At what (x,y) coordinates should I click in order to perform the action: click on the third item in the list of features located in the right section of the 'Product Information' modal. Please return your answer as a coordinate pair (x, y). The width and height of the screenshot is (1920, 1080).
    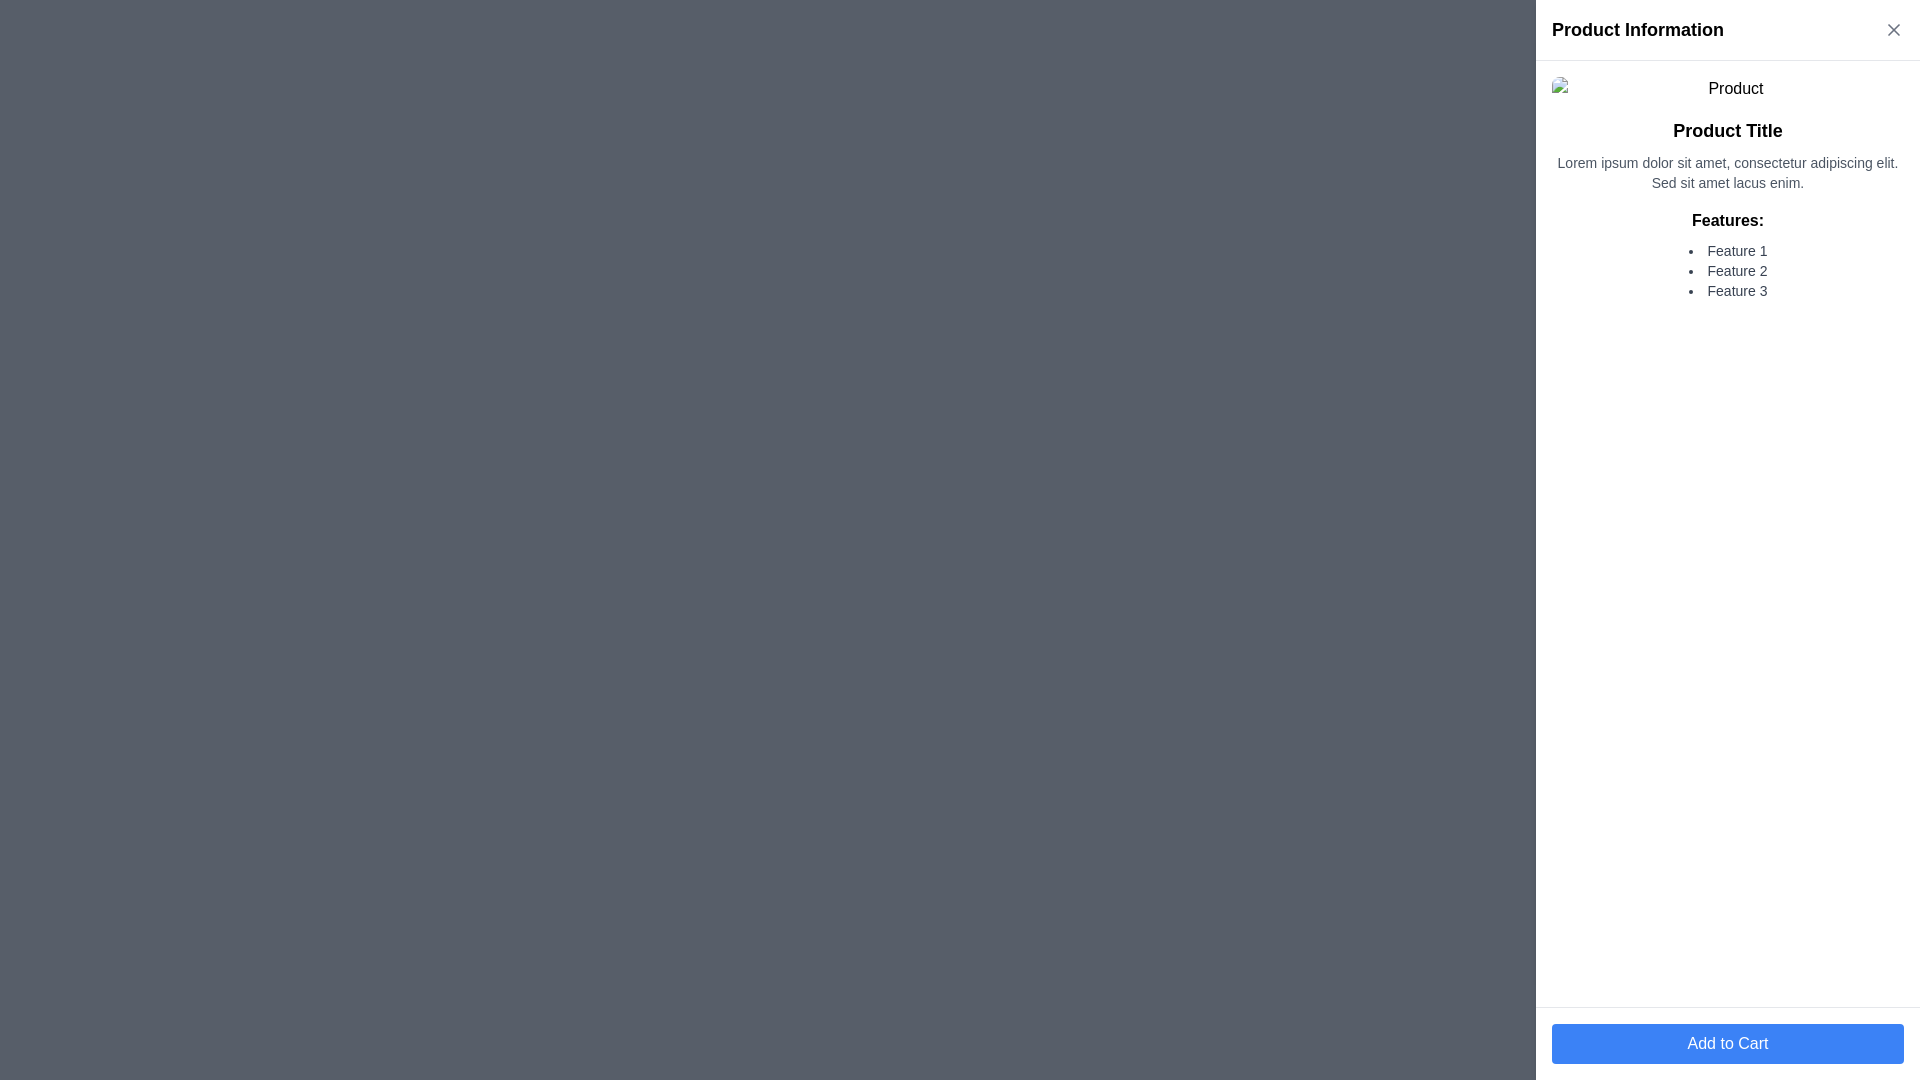
    Looking at the image, I should click on (1727, 290).